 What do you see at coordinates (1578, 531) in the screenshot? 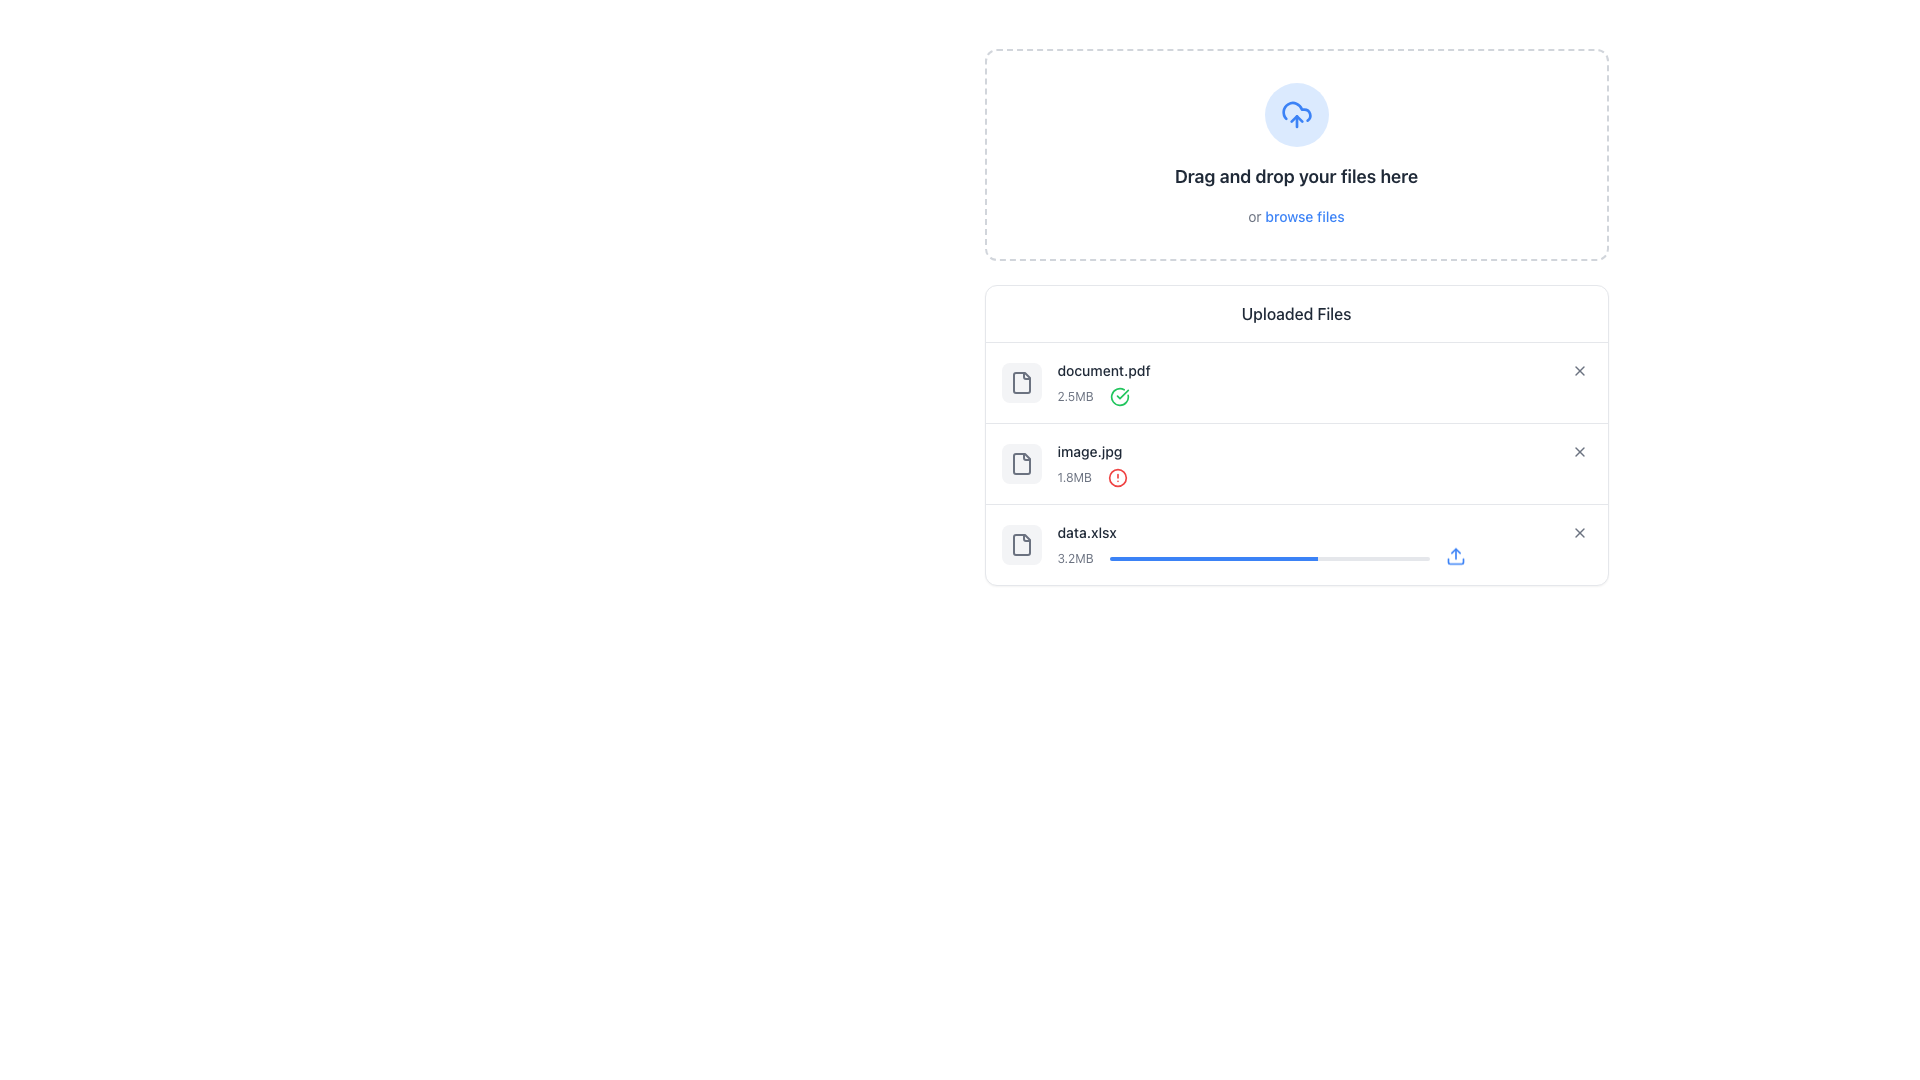
I see `the circular button at the right end of the entry for the file named 'data.xlsx'` at bounding box center [1578, 531].